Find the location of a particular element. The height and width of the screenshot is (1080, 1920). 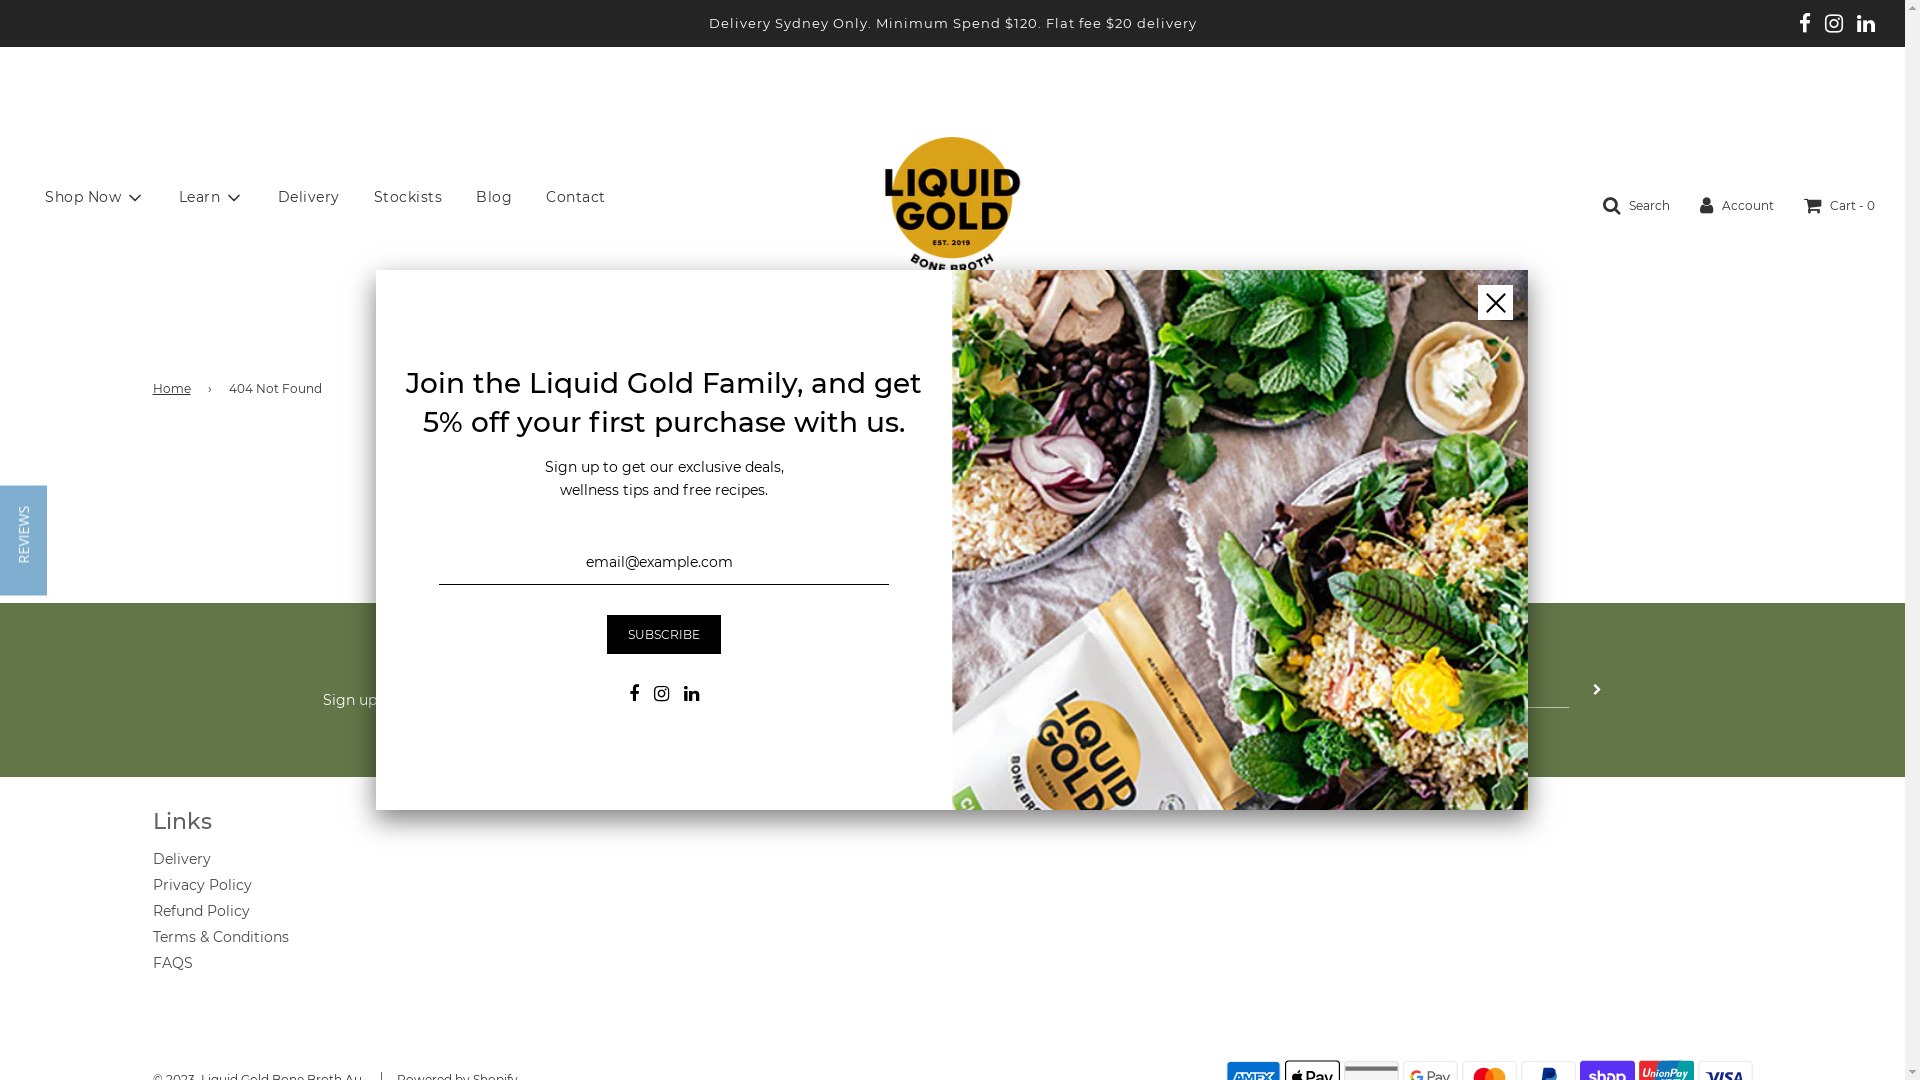

'Refund Policy' is located at coordinates (200, 910).